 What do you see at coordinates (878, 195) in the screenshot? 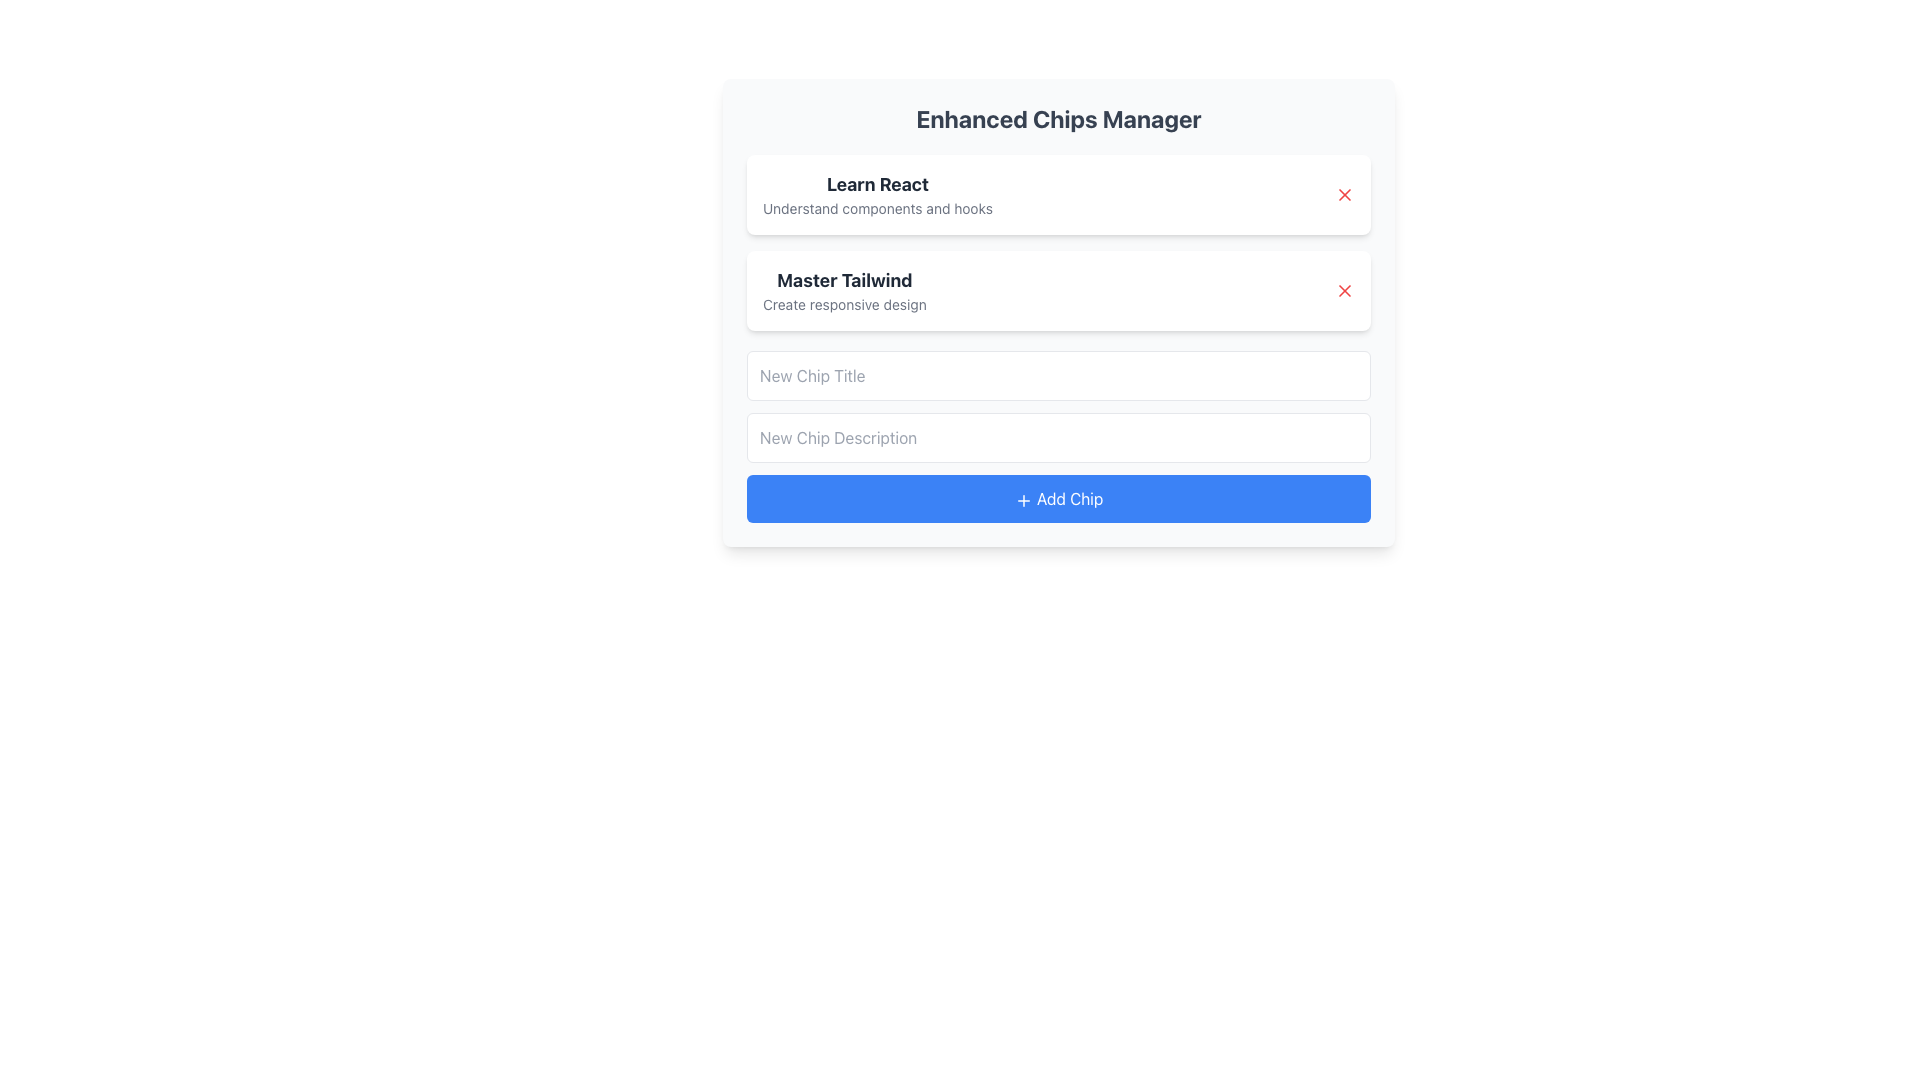
I see `the text element displaying 'Learn React' and 'Understand components and hooks' located in the first card below the heading 'Enhanced Chips Manager.'` at bounding box center [878, 195].